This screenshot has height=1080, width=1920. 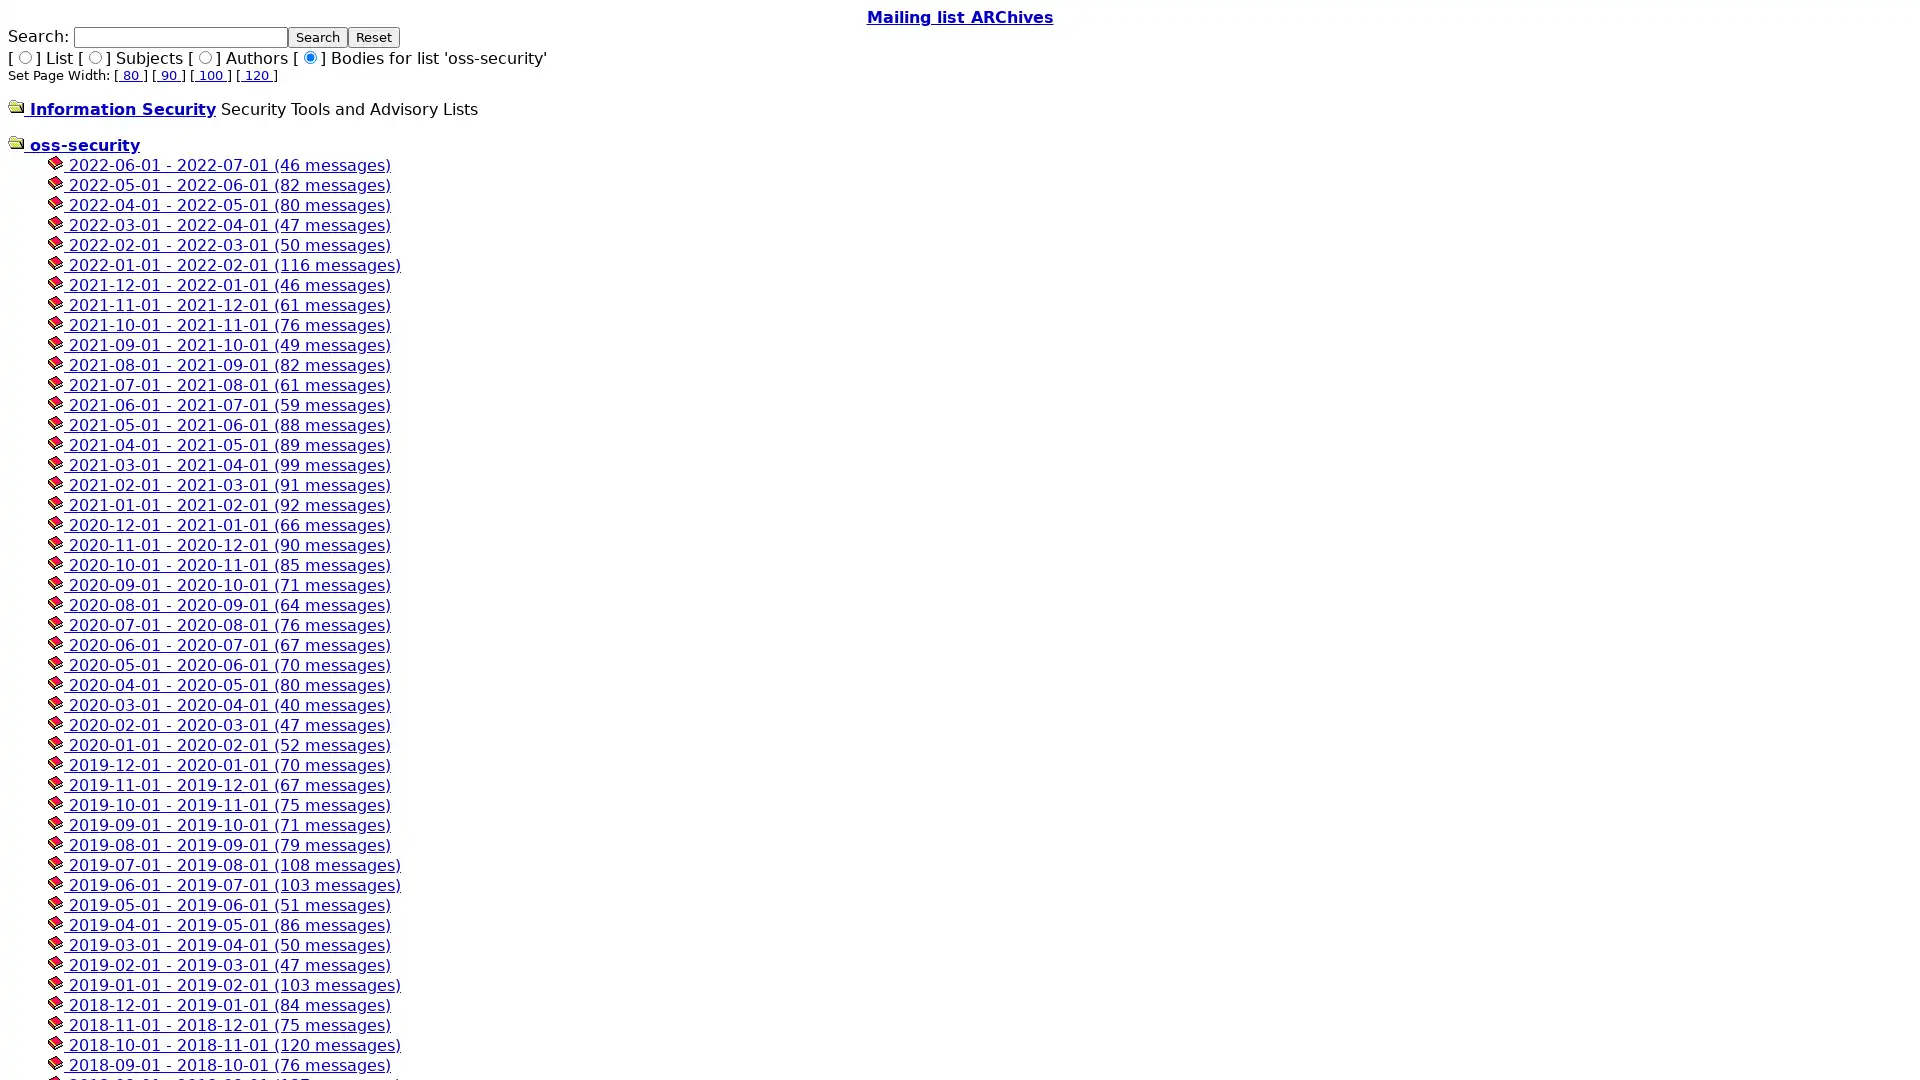 I want to click on Search, so click(x=316, y=37).